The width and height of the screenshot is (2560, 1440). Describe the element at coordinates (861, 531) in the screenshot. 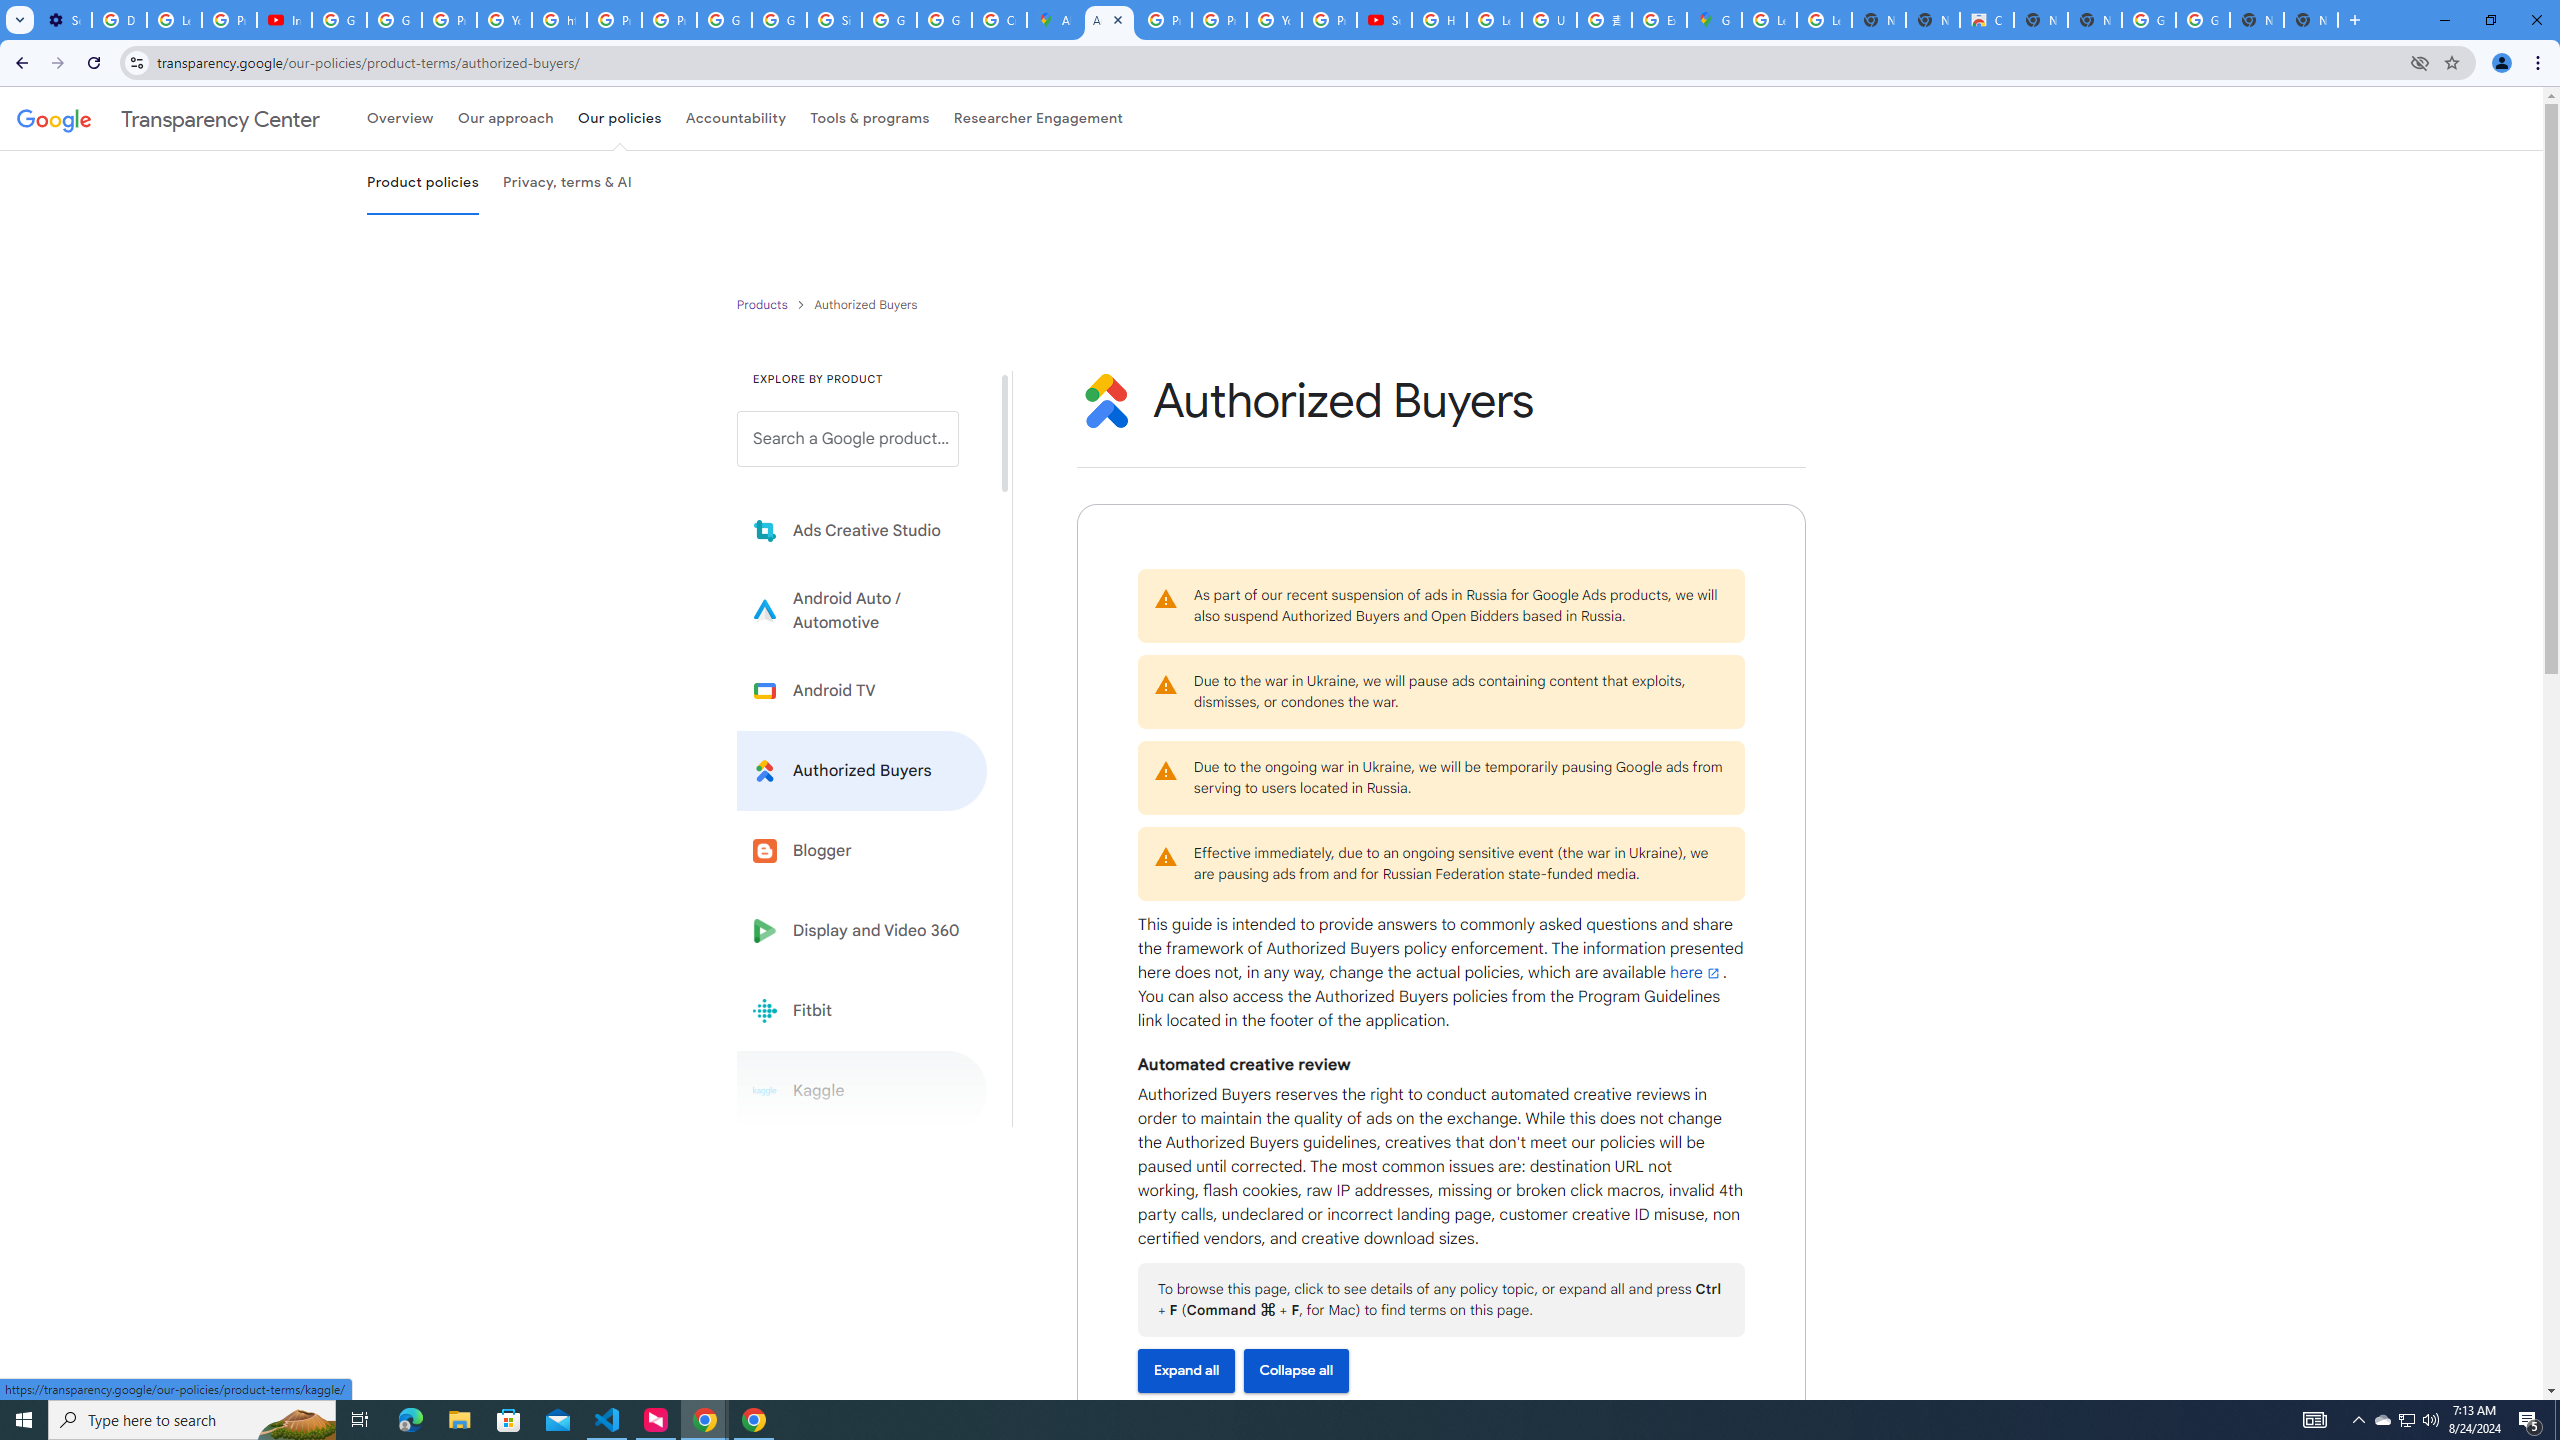

I see `'Learn more about Ads Creative Studio'` at that location.